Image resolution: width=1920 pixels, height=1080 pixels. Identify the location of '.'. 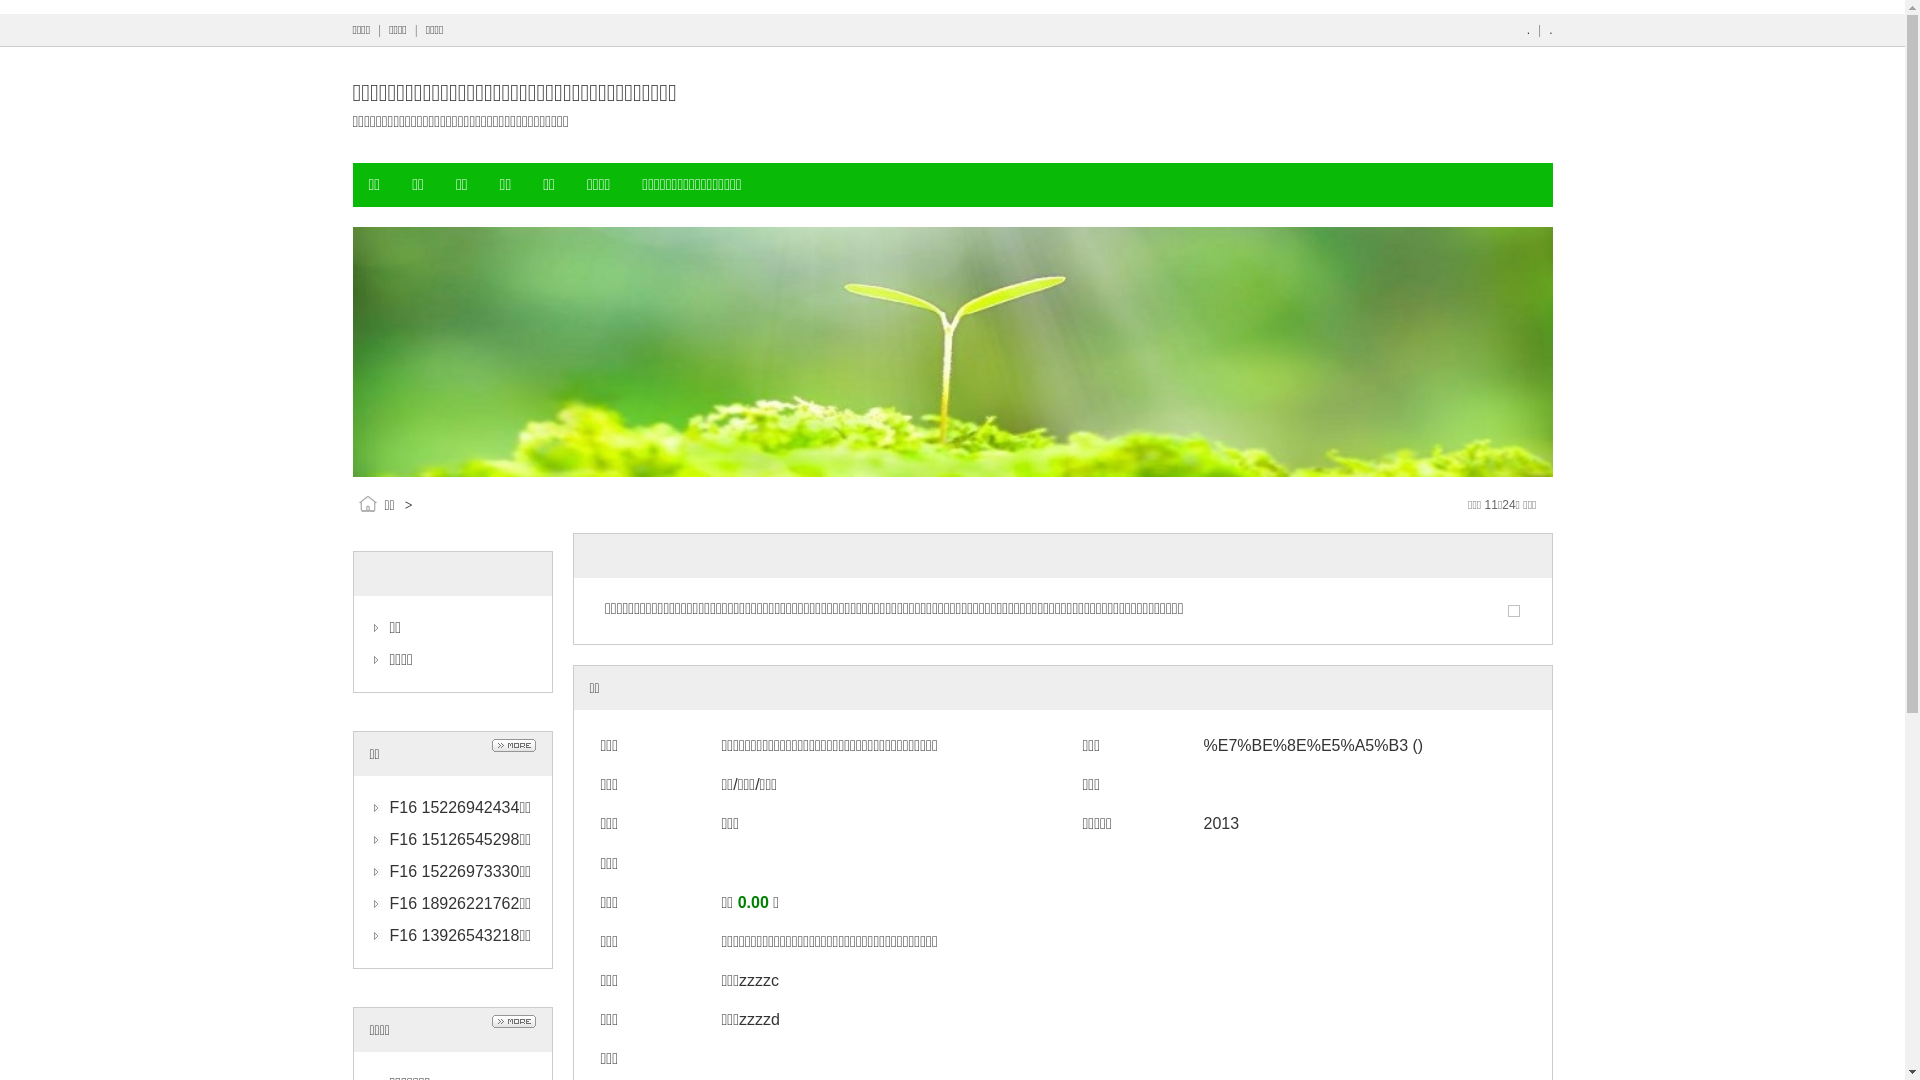
(1549, 30).